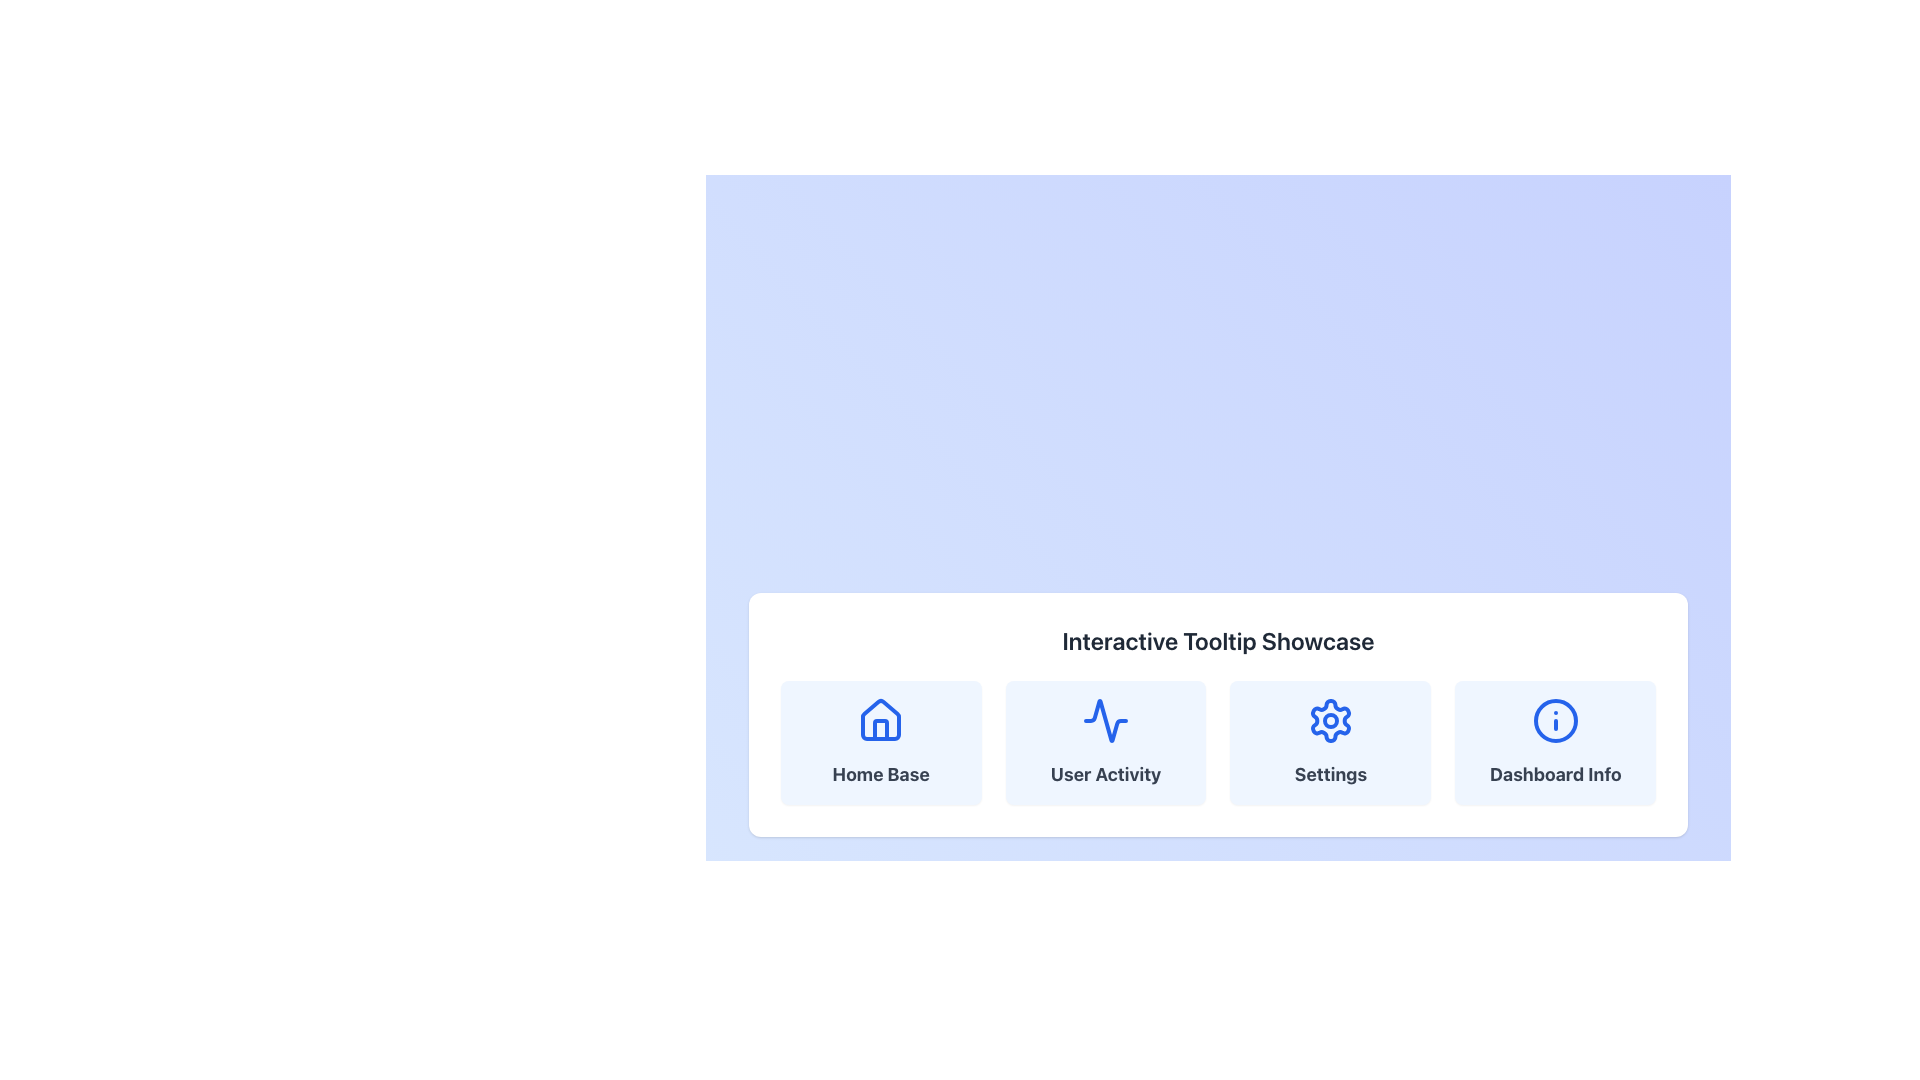 Image resolution: width=1920 pixels, height=1080 pixels. What do you see at coordinates (1105, 721) in the screenshot?
I see `the icon representing 'User Activity' located centrally in the second card of the horizontally aligned group below the header 'Interactive Tooltip Showcase'` at bounding box center [1105, 721].